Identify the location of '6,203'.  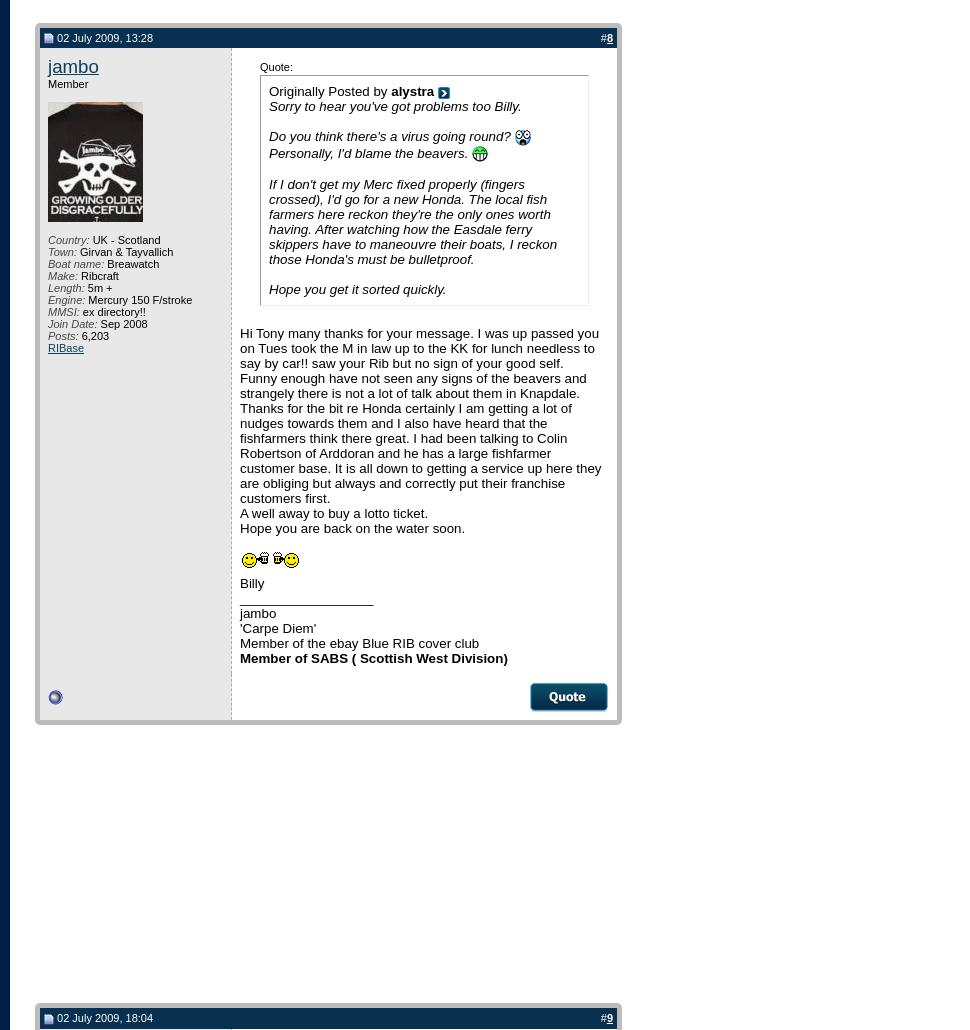
(92, 334).